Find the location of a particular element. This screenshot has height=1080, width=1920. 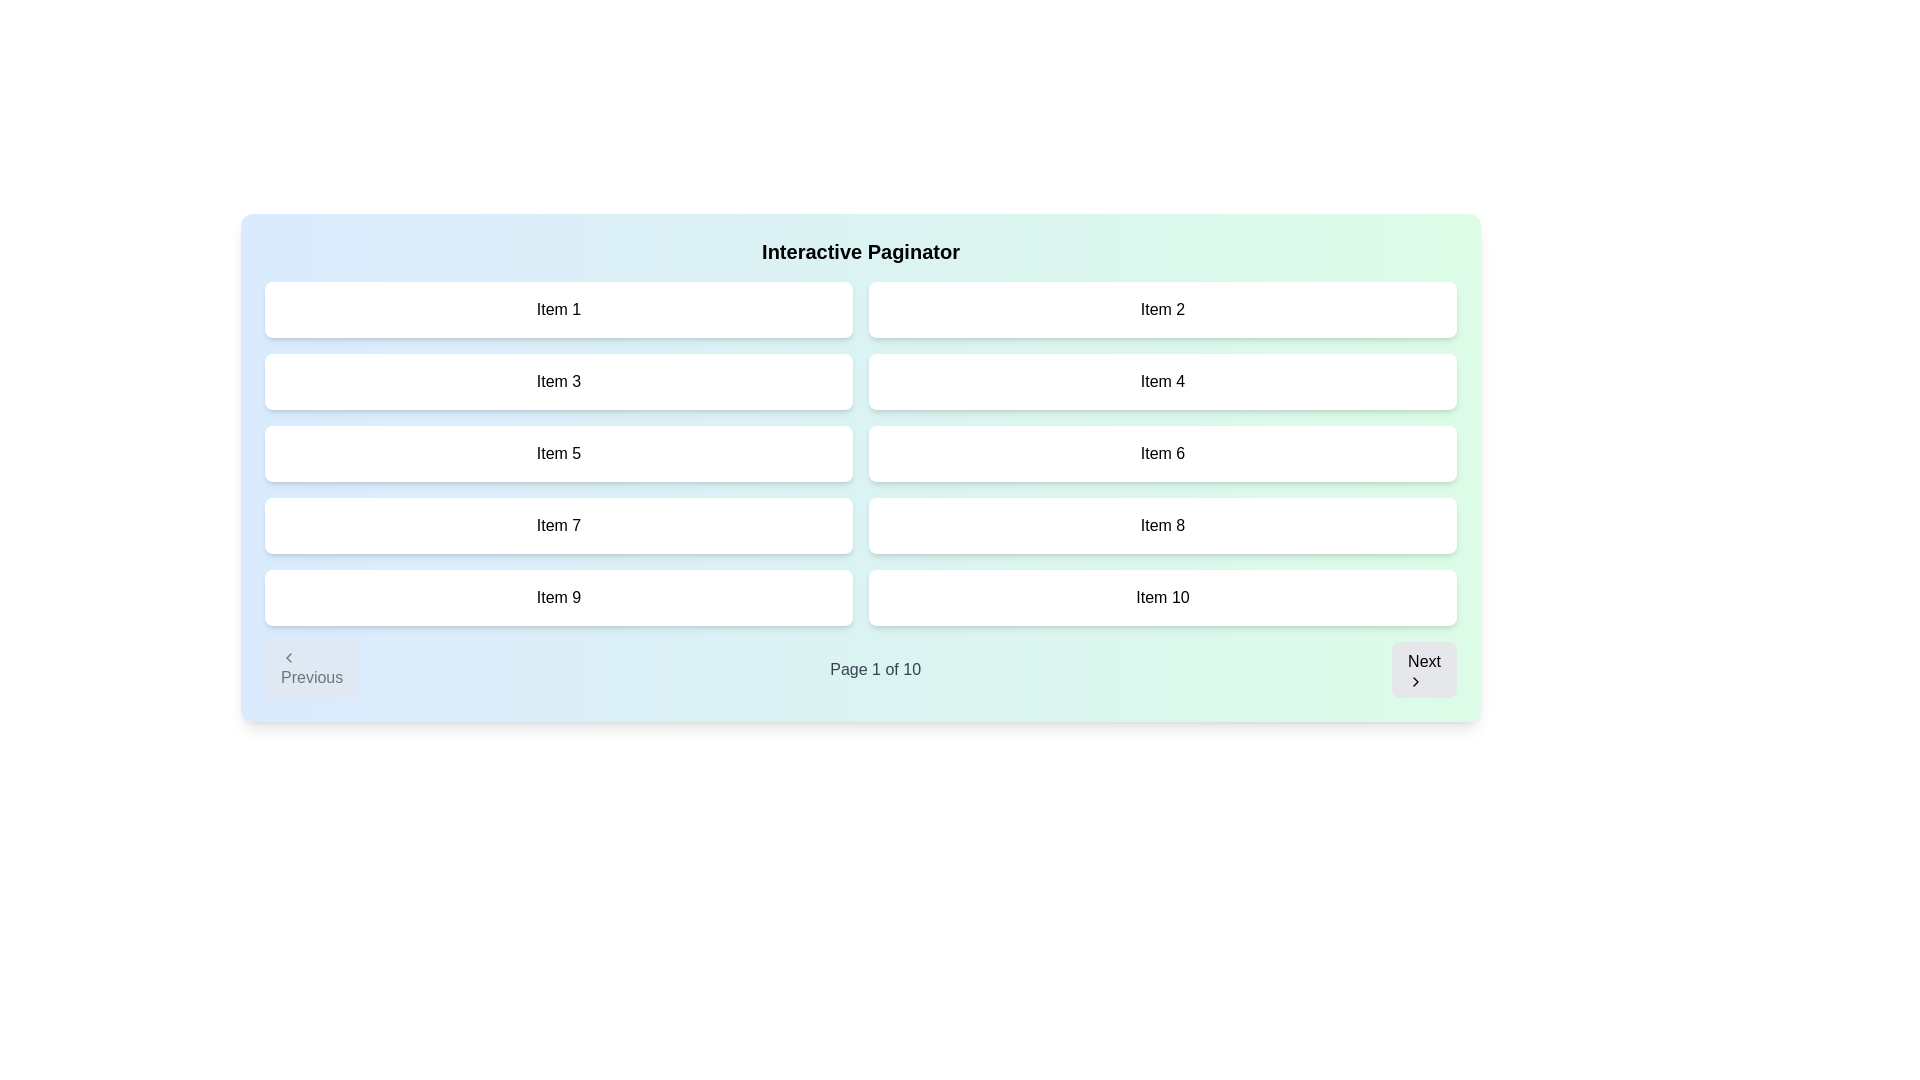

the Text Label located in the second row, first column of the grid layout, which serves as a label for a specific item is located at coordinates (558, 381).